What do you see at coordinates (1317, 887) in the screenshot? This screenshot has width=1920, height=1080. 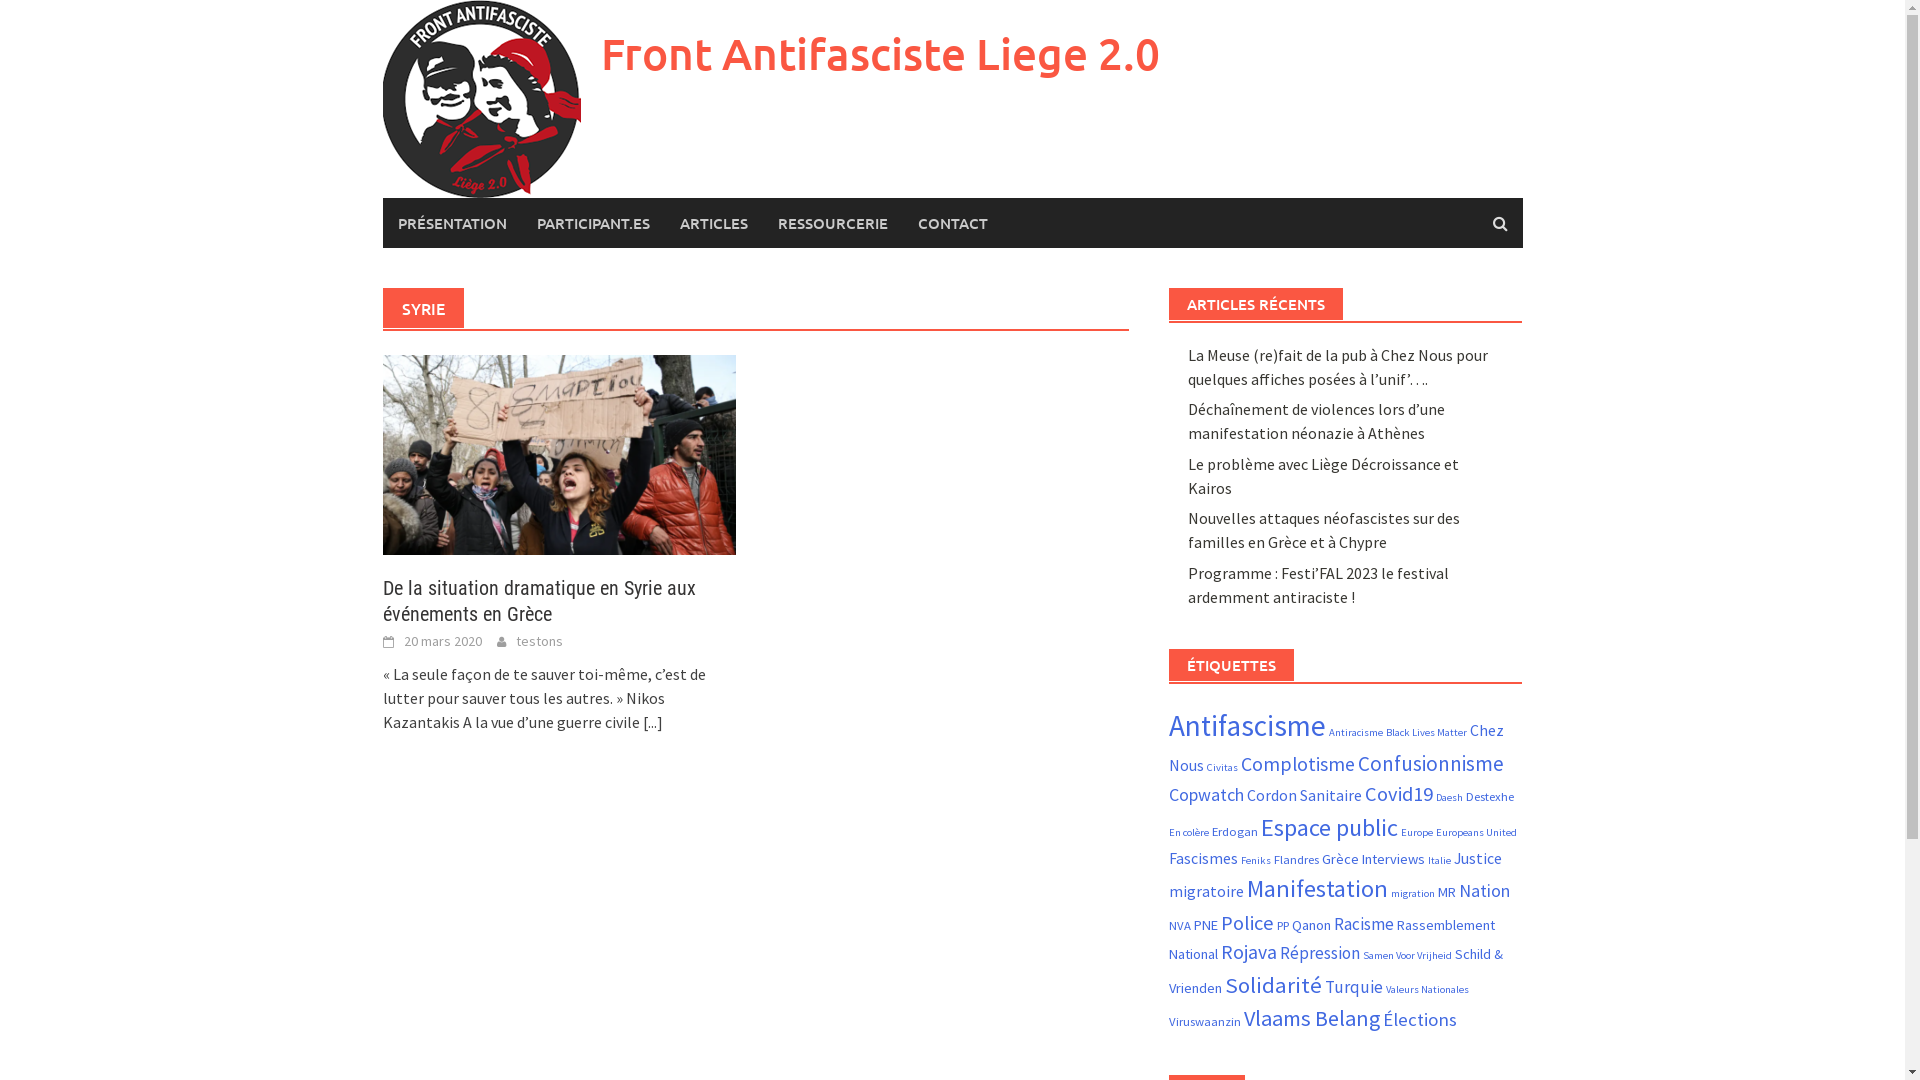 I see `'Manifestation'` at bounding box center [1317, 887].